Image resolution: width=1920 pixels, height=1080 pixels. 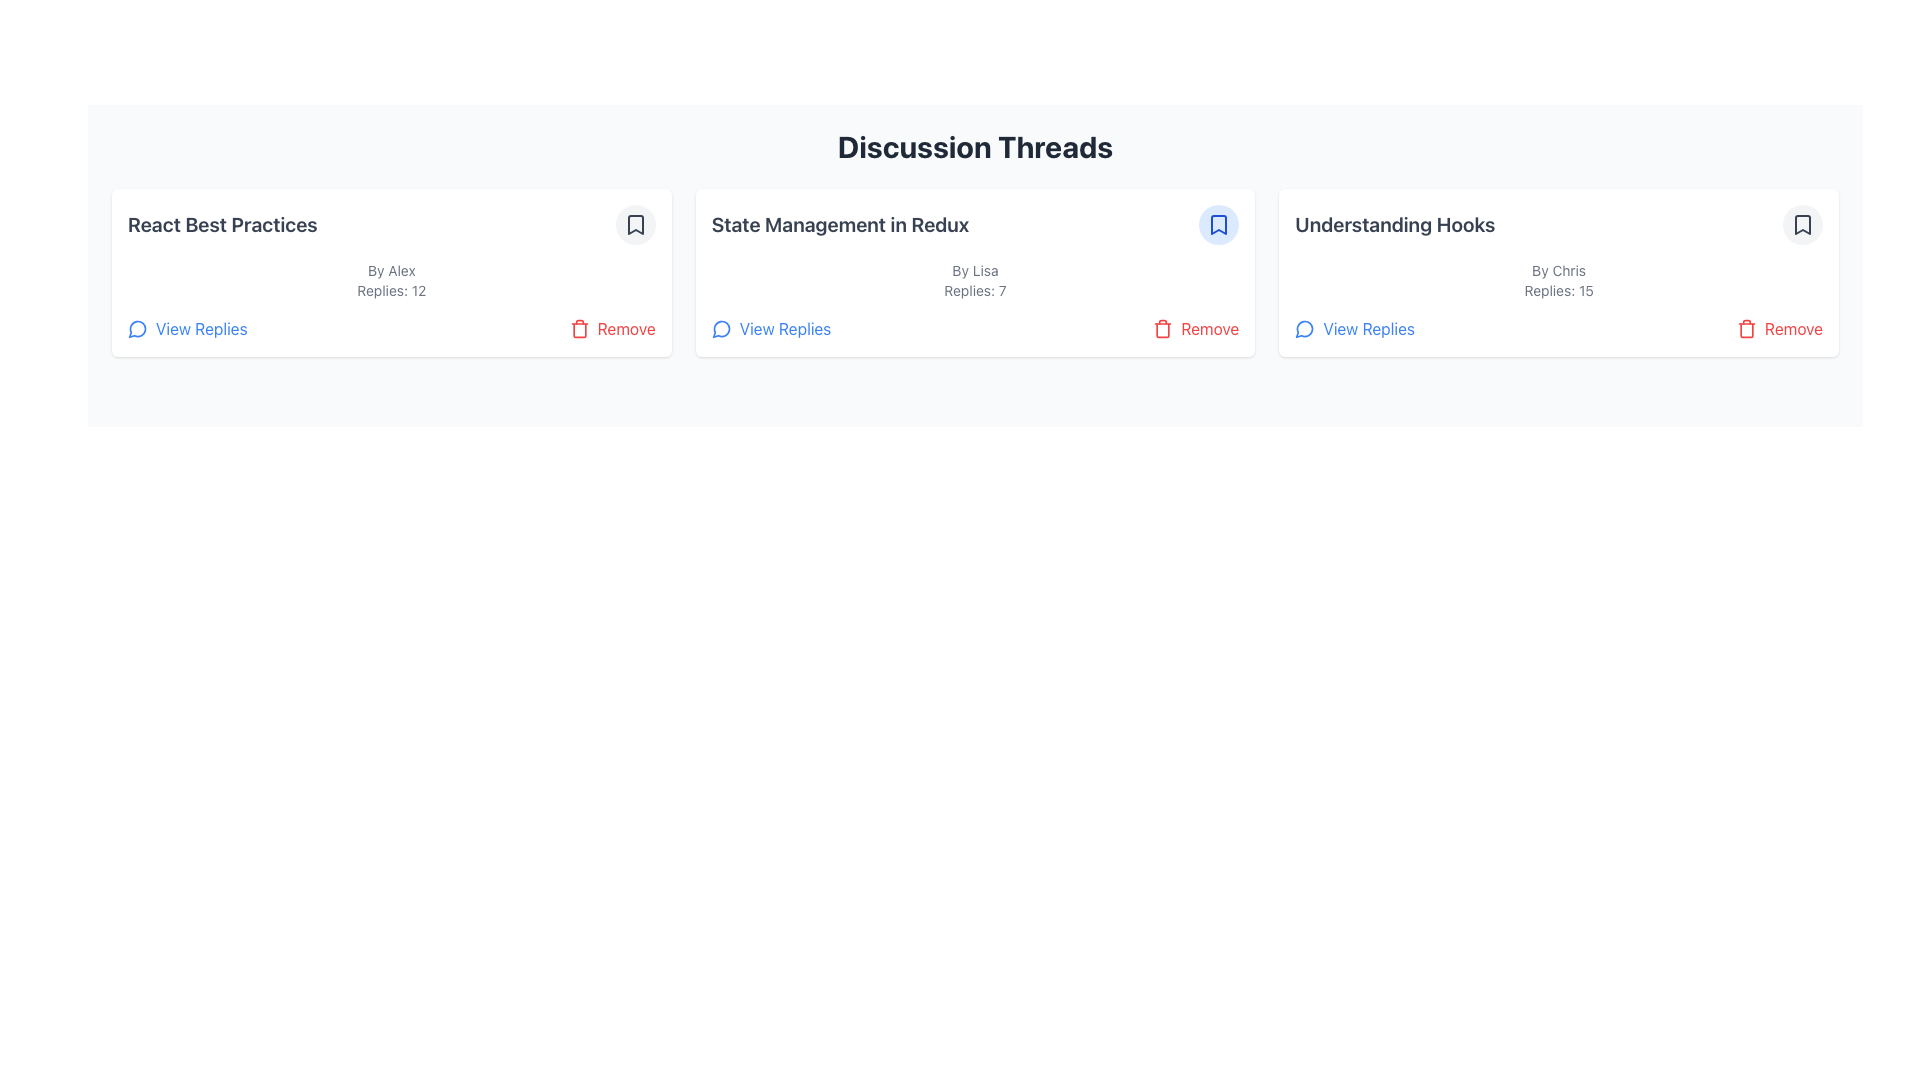 I want to click on the bookmark-shaped icon located in the top-right corner of the 'React Best Practices' discussion thread, so click(x=634, y=224).